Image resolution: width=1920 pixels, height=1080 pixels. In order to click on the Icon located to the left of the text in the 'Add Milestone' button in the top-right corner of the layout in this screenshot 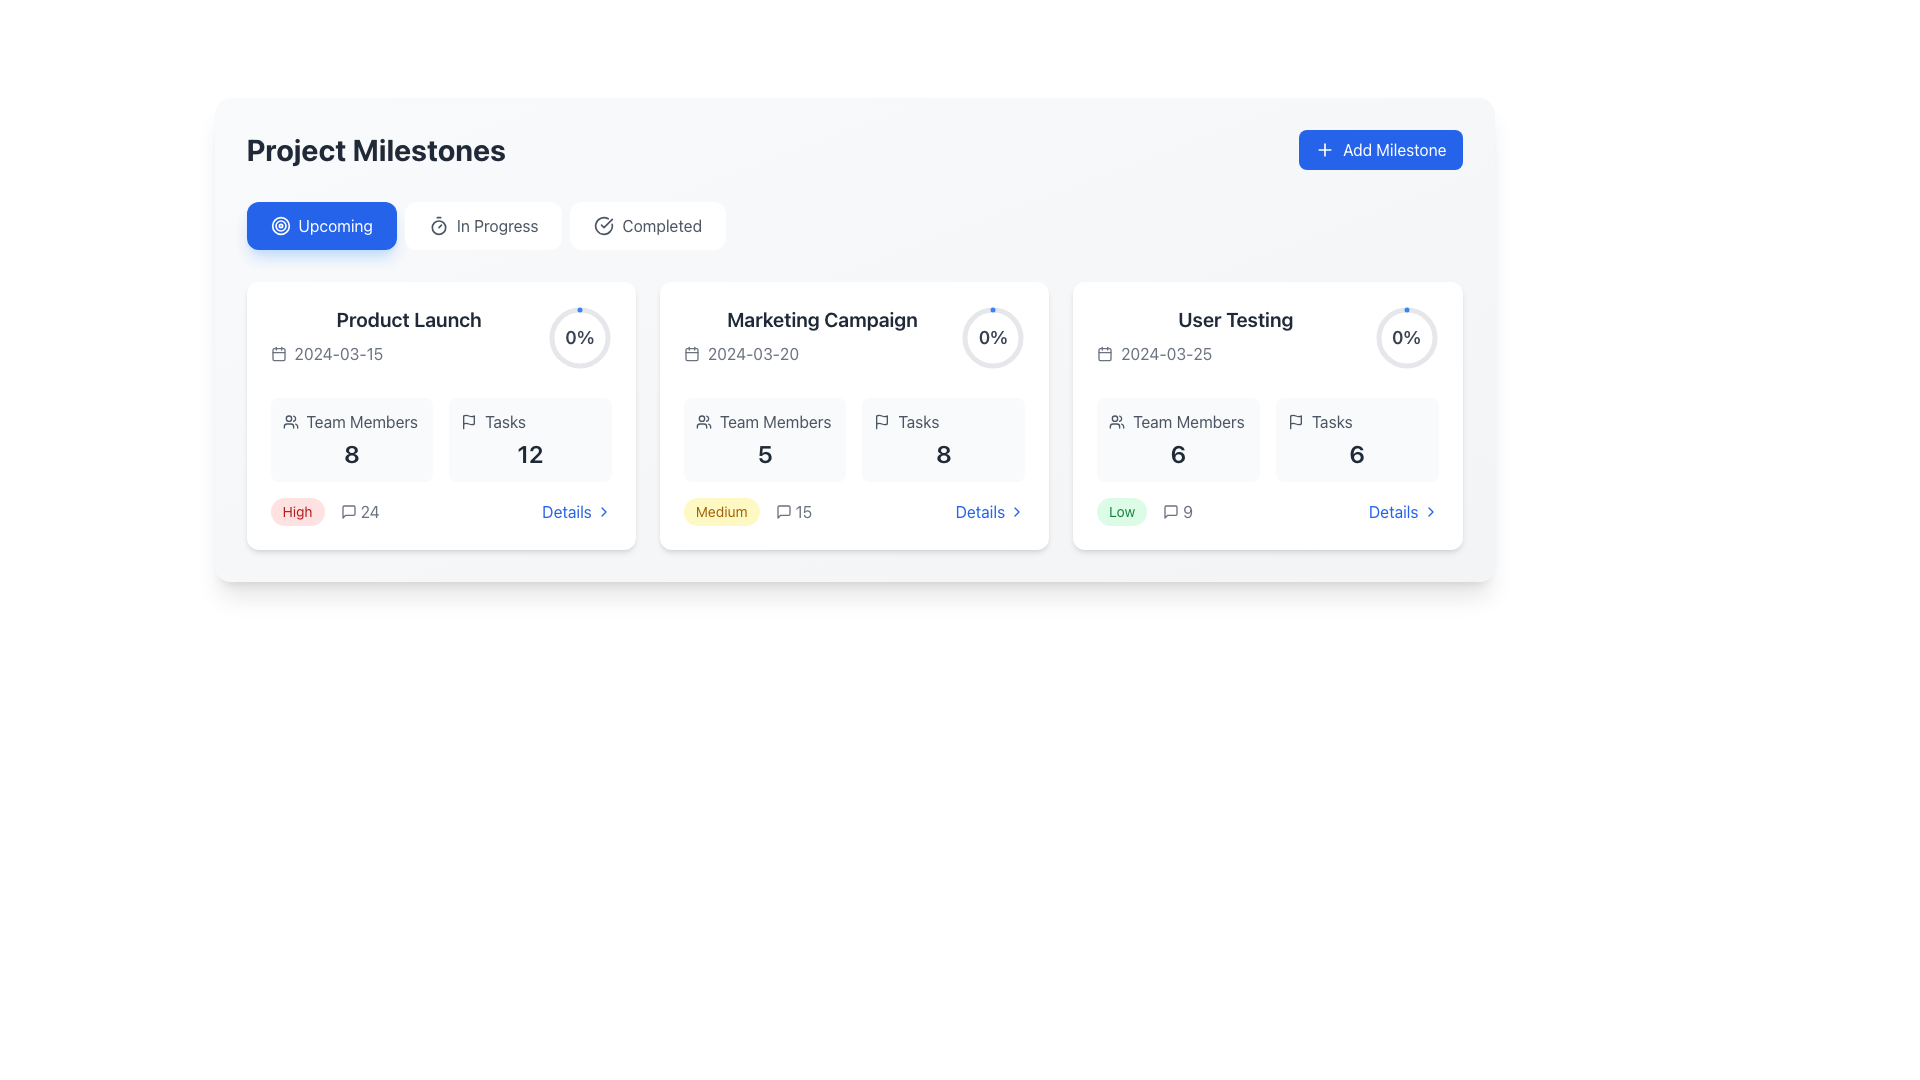, I will do `click(1324, 149)`.